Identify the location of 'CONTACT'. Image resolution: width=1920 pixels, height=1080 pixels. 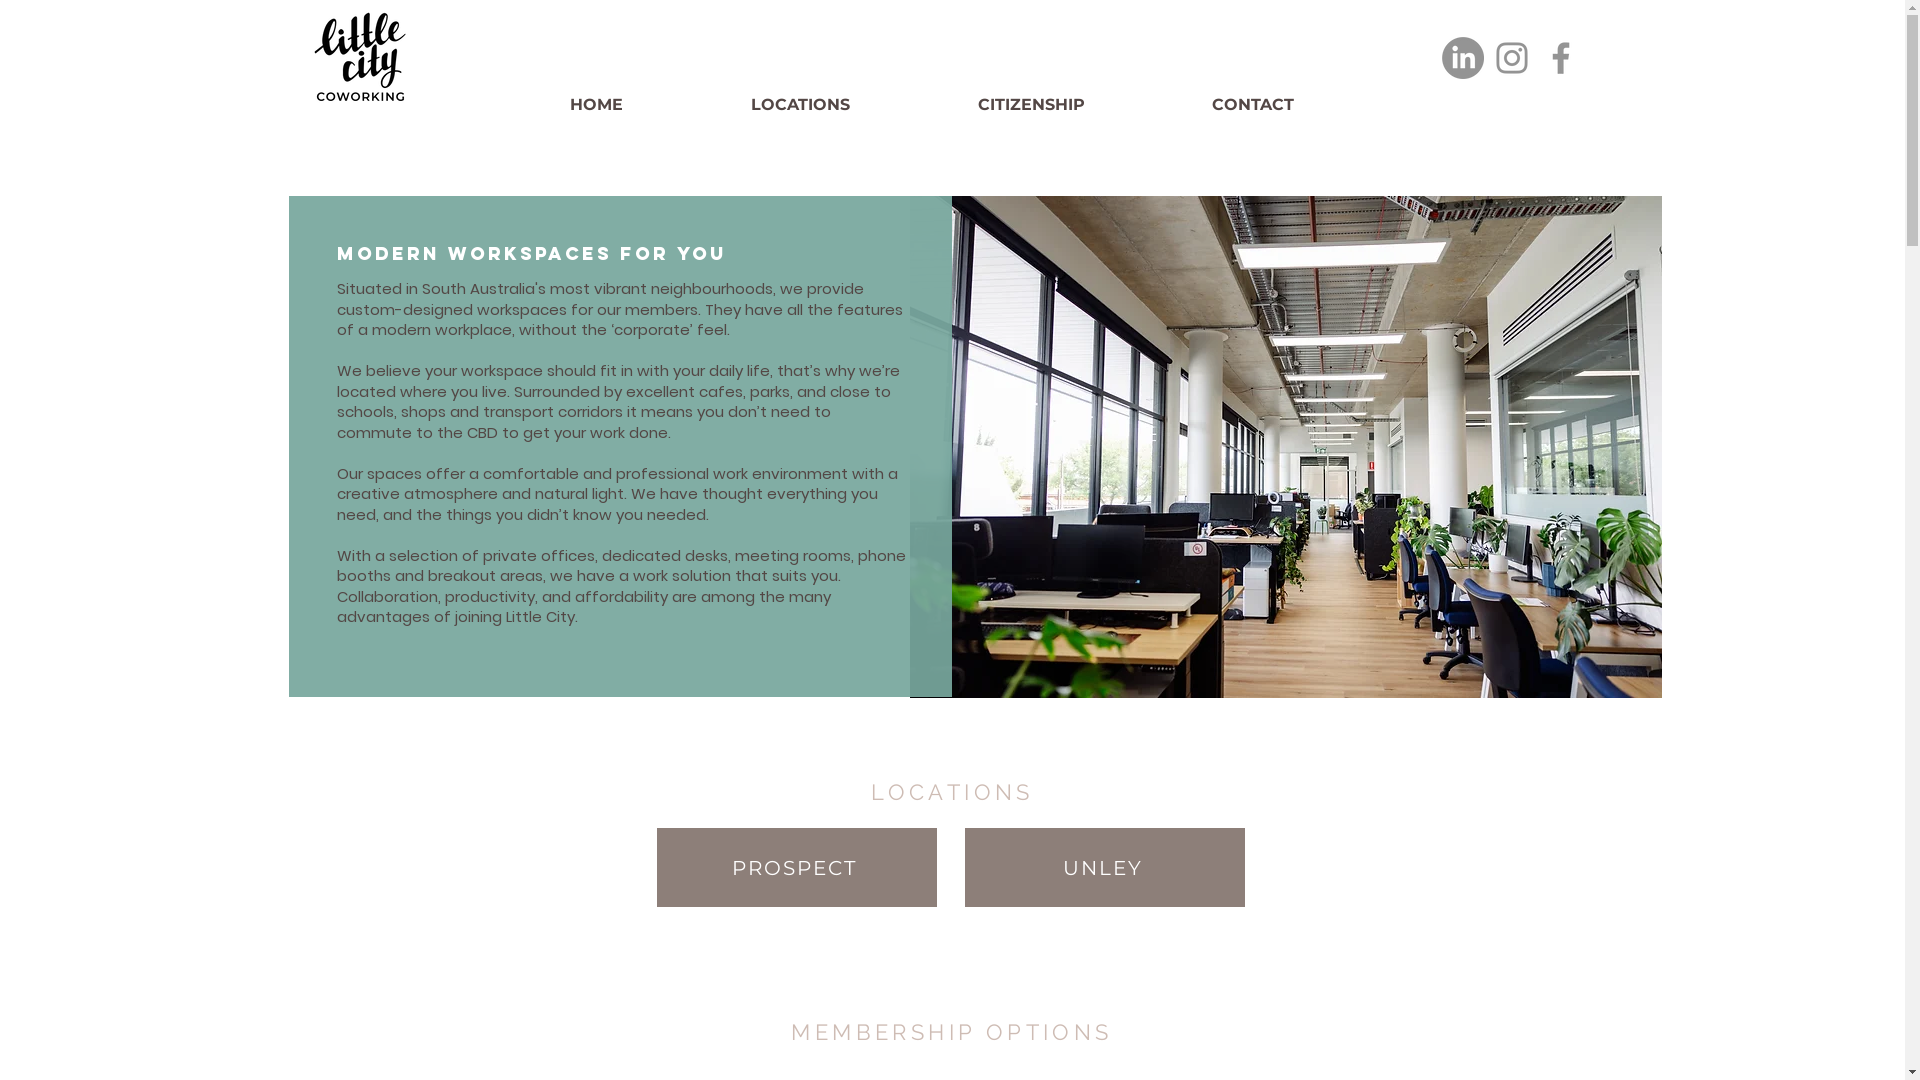
(1306, 104).